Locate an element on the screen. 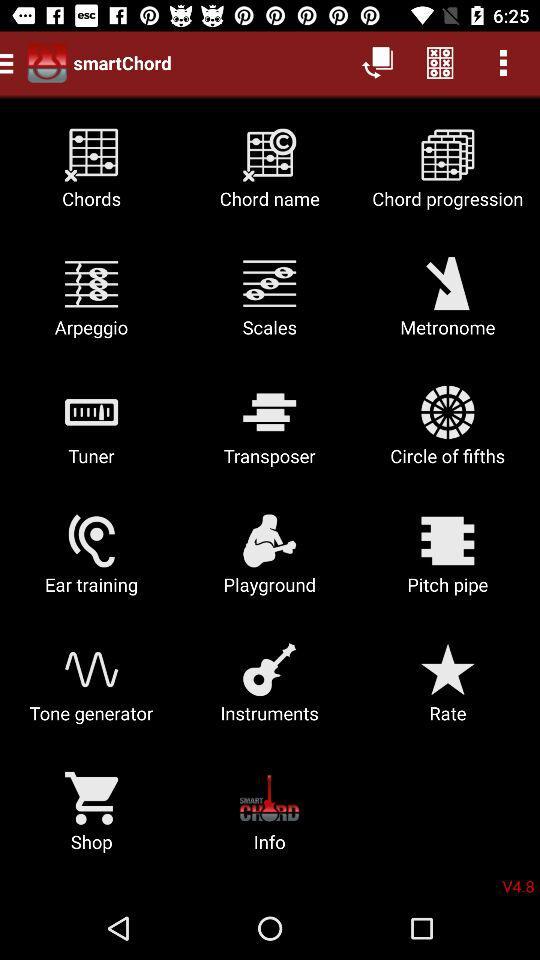 The image size is (540, 960). the chord name icon is located at coordinates (269, 174).